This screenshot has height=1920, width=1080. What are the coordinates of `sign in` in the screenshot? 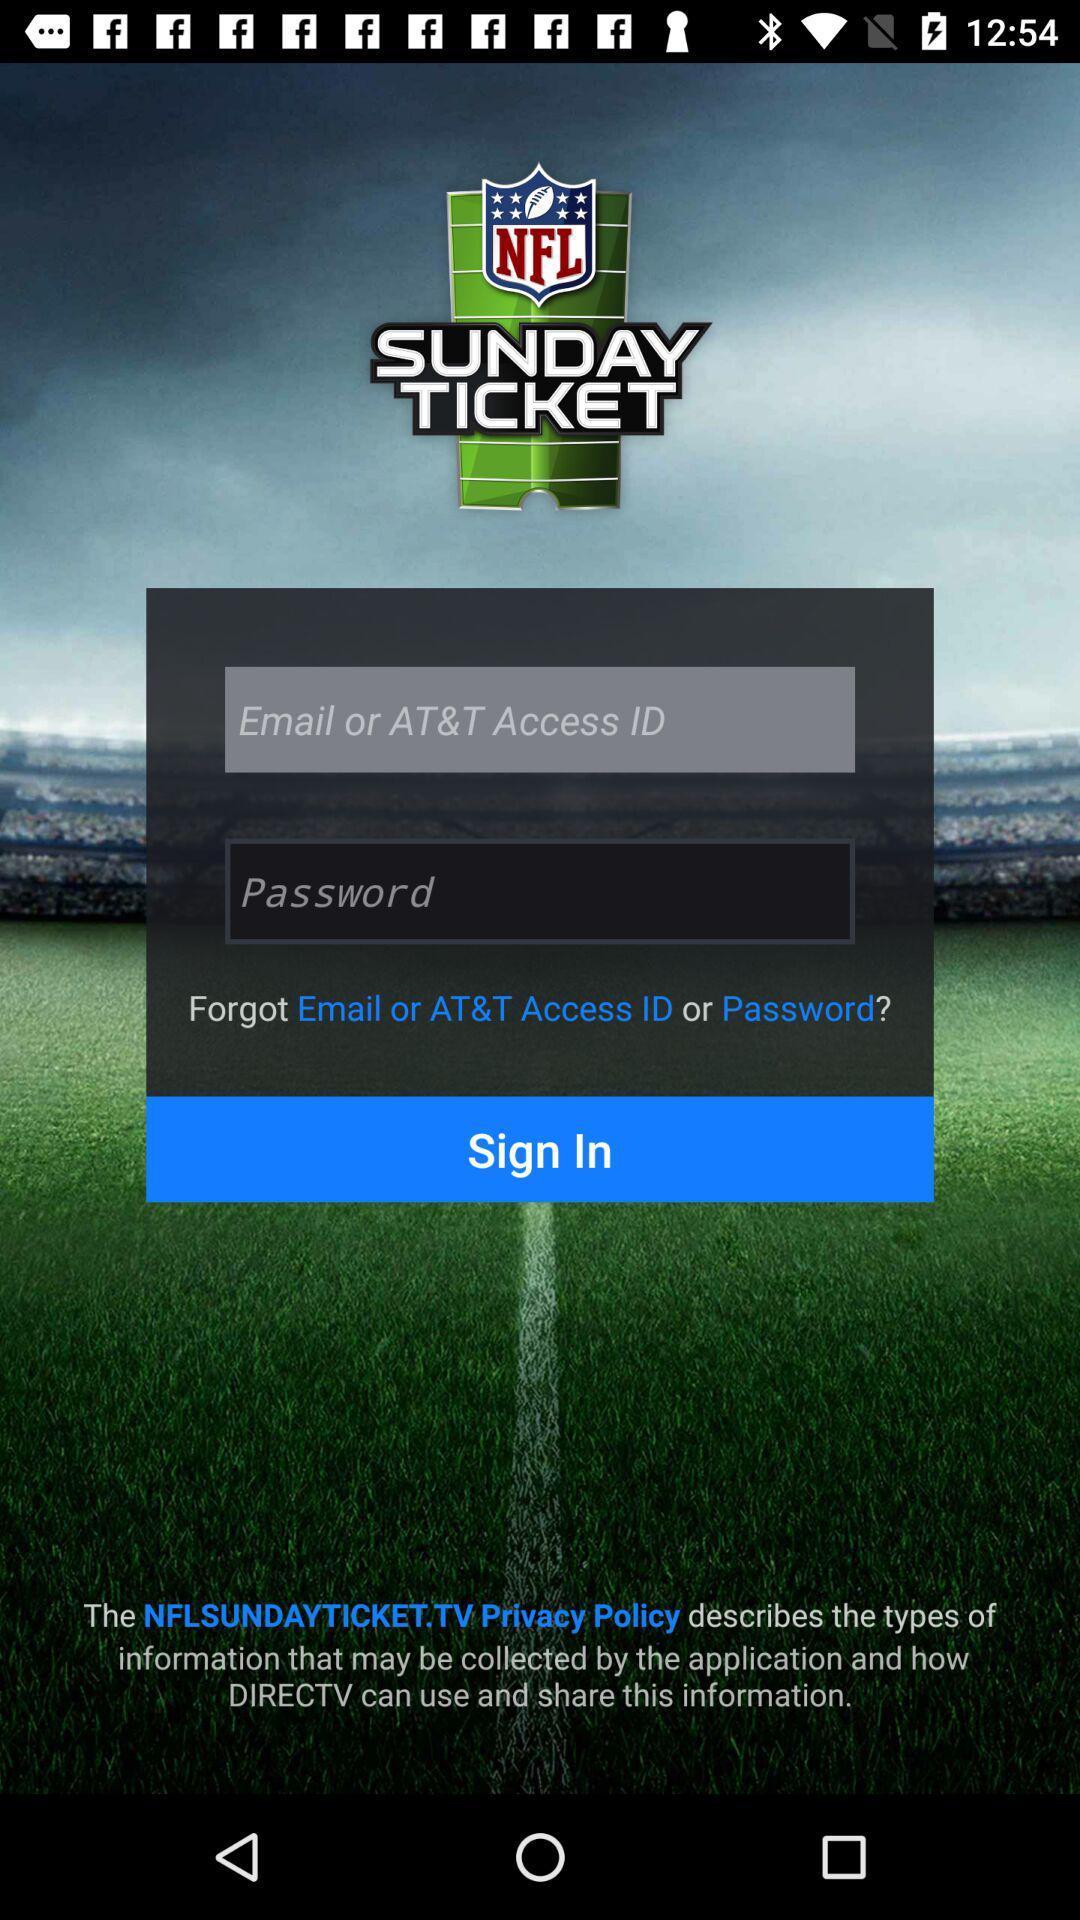 It's located at (540, 1149).